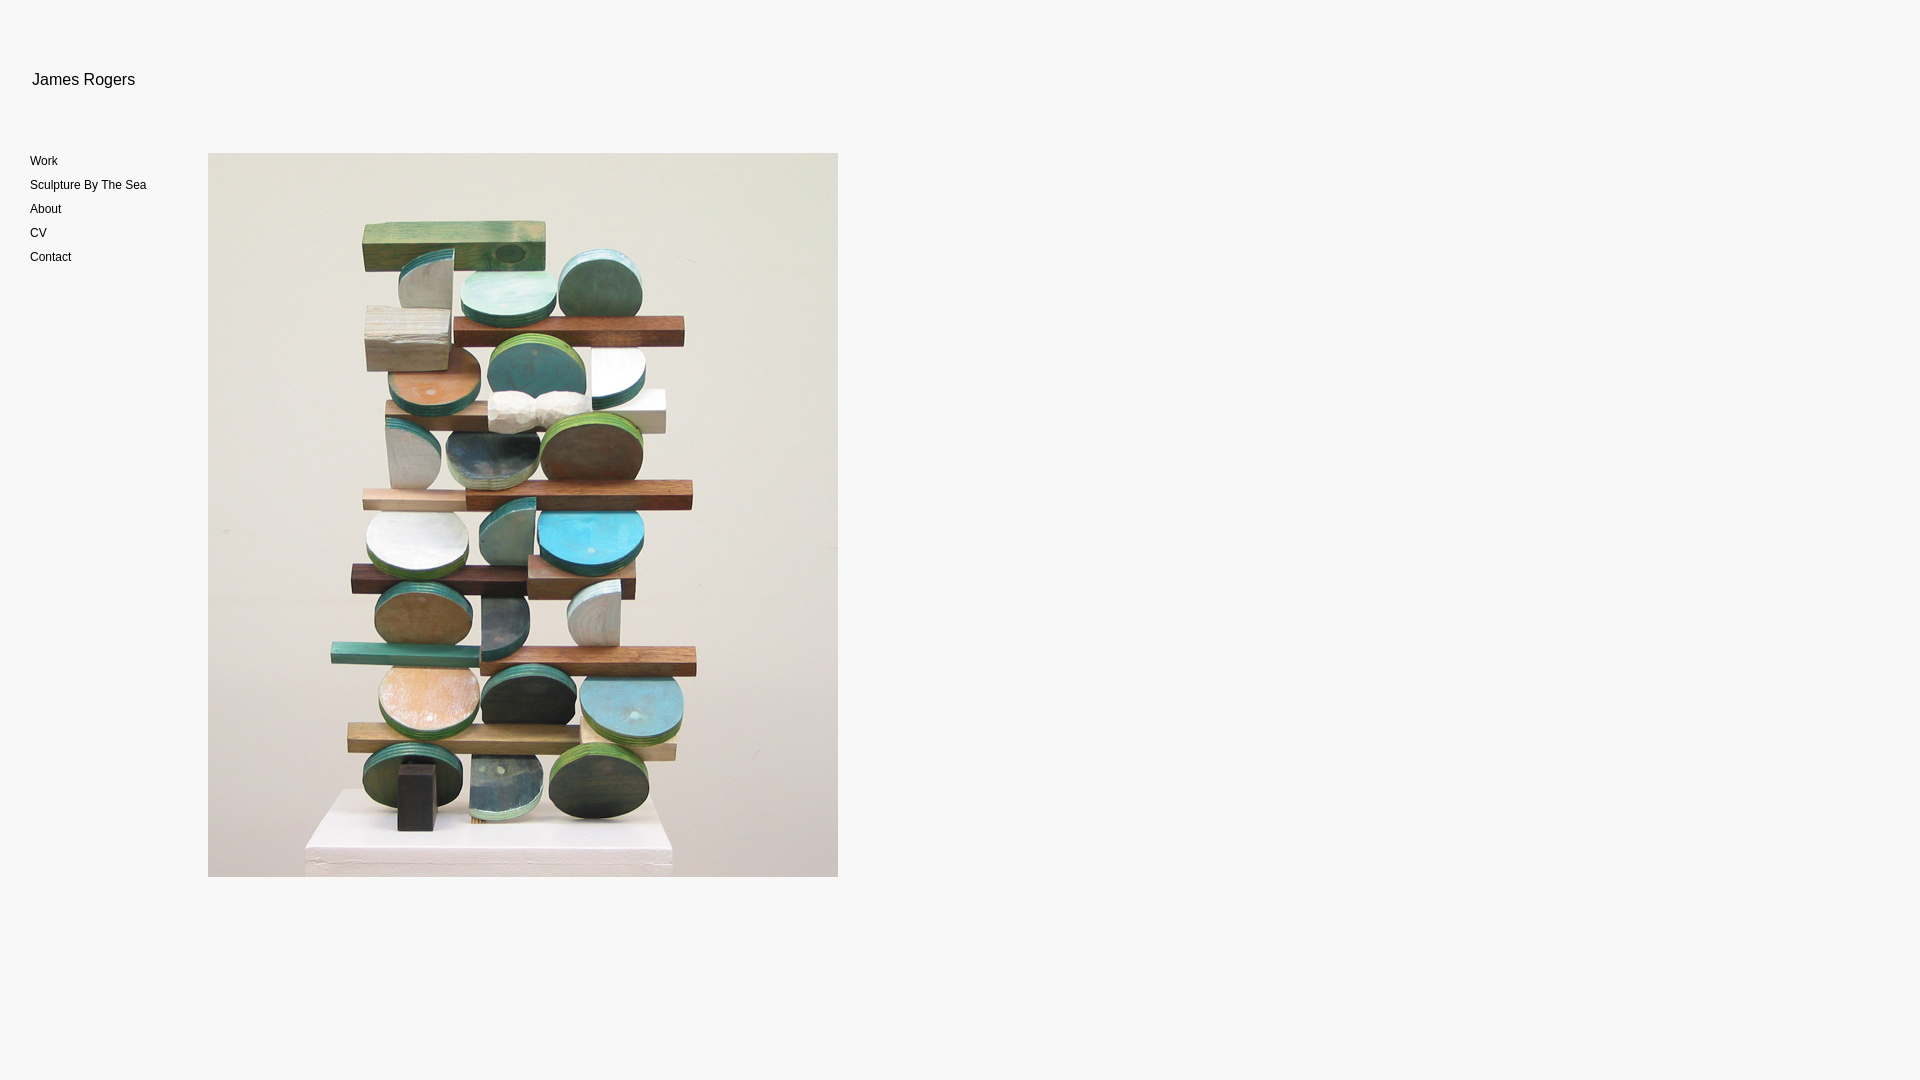 The image size is (1920, 1080). I want to click on 'CV', so click(38, 231).